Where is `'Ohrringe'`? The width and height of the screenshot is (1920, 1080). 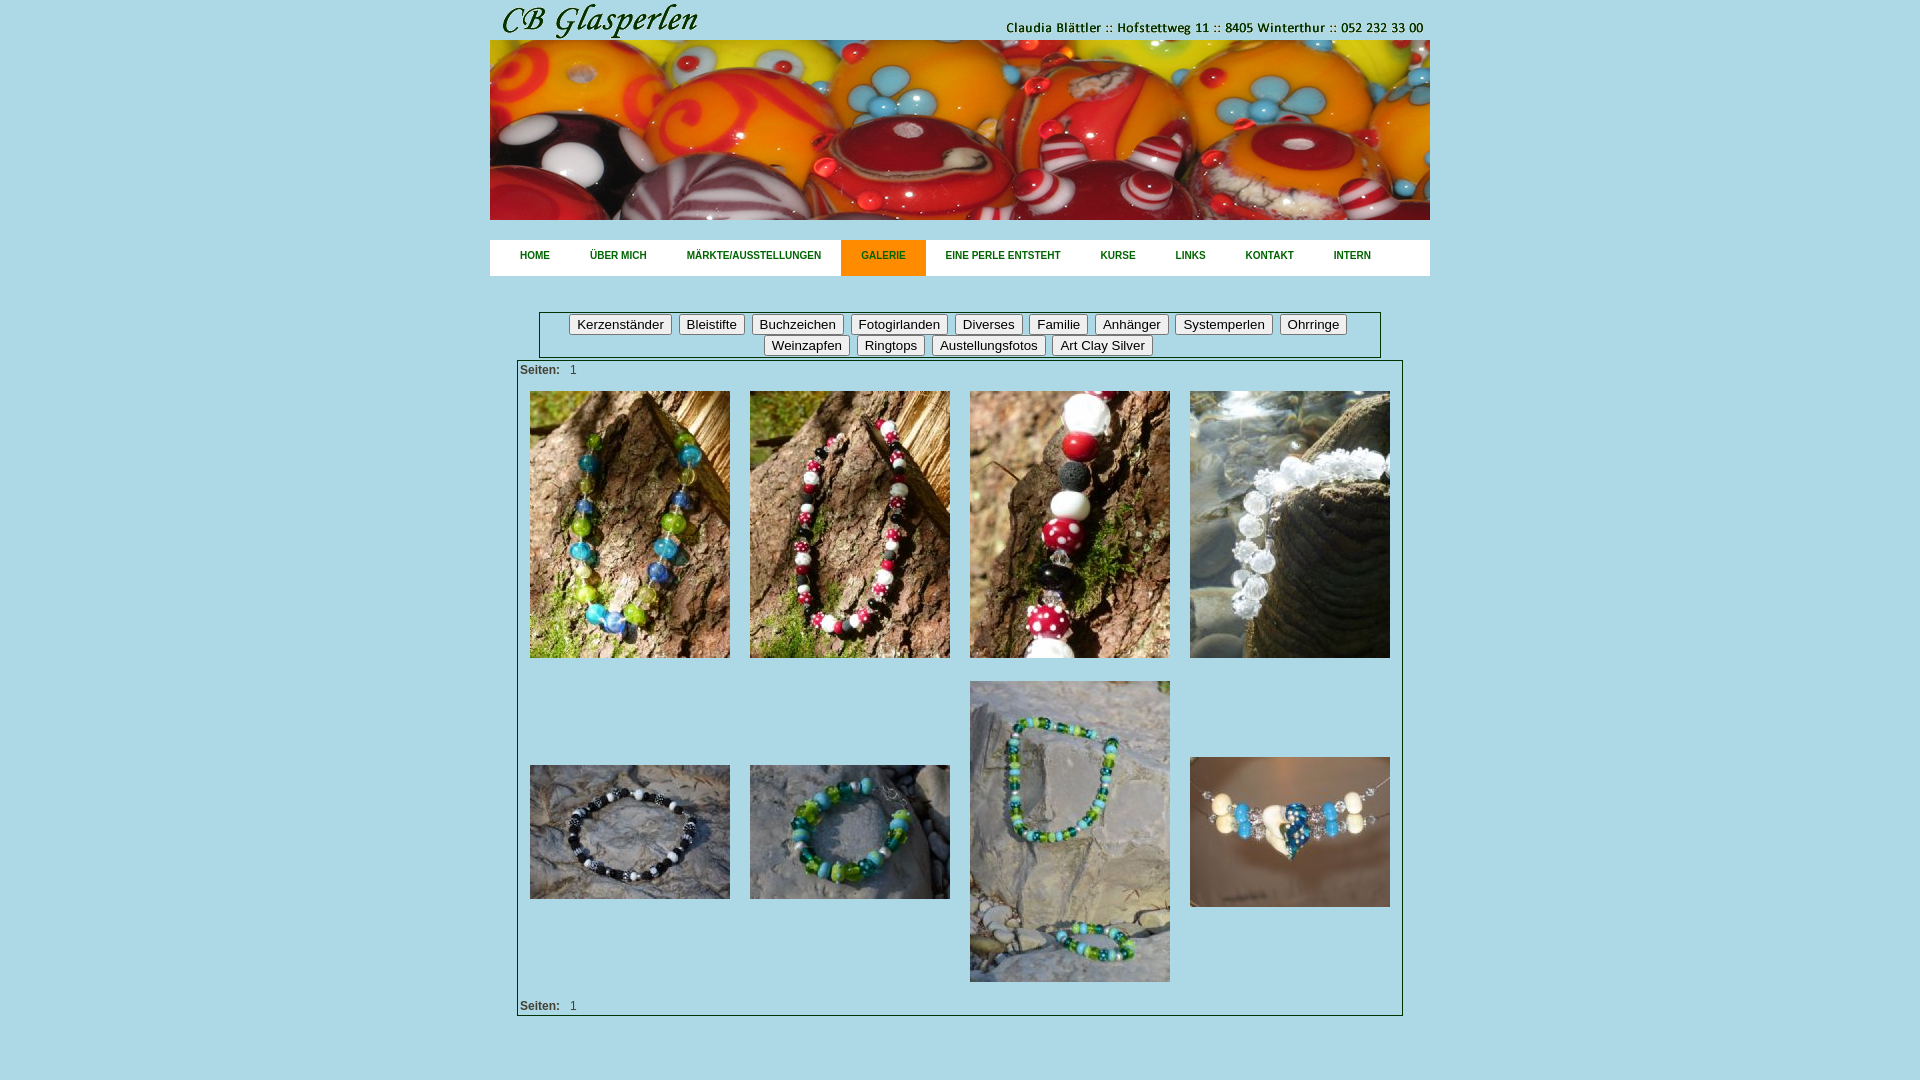 'Ohrringe' is located at coordinates (1314, 323).